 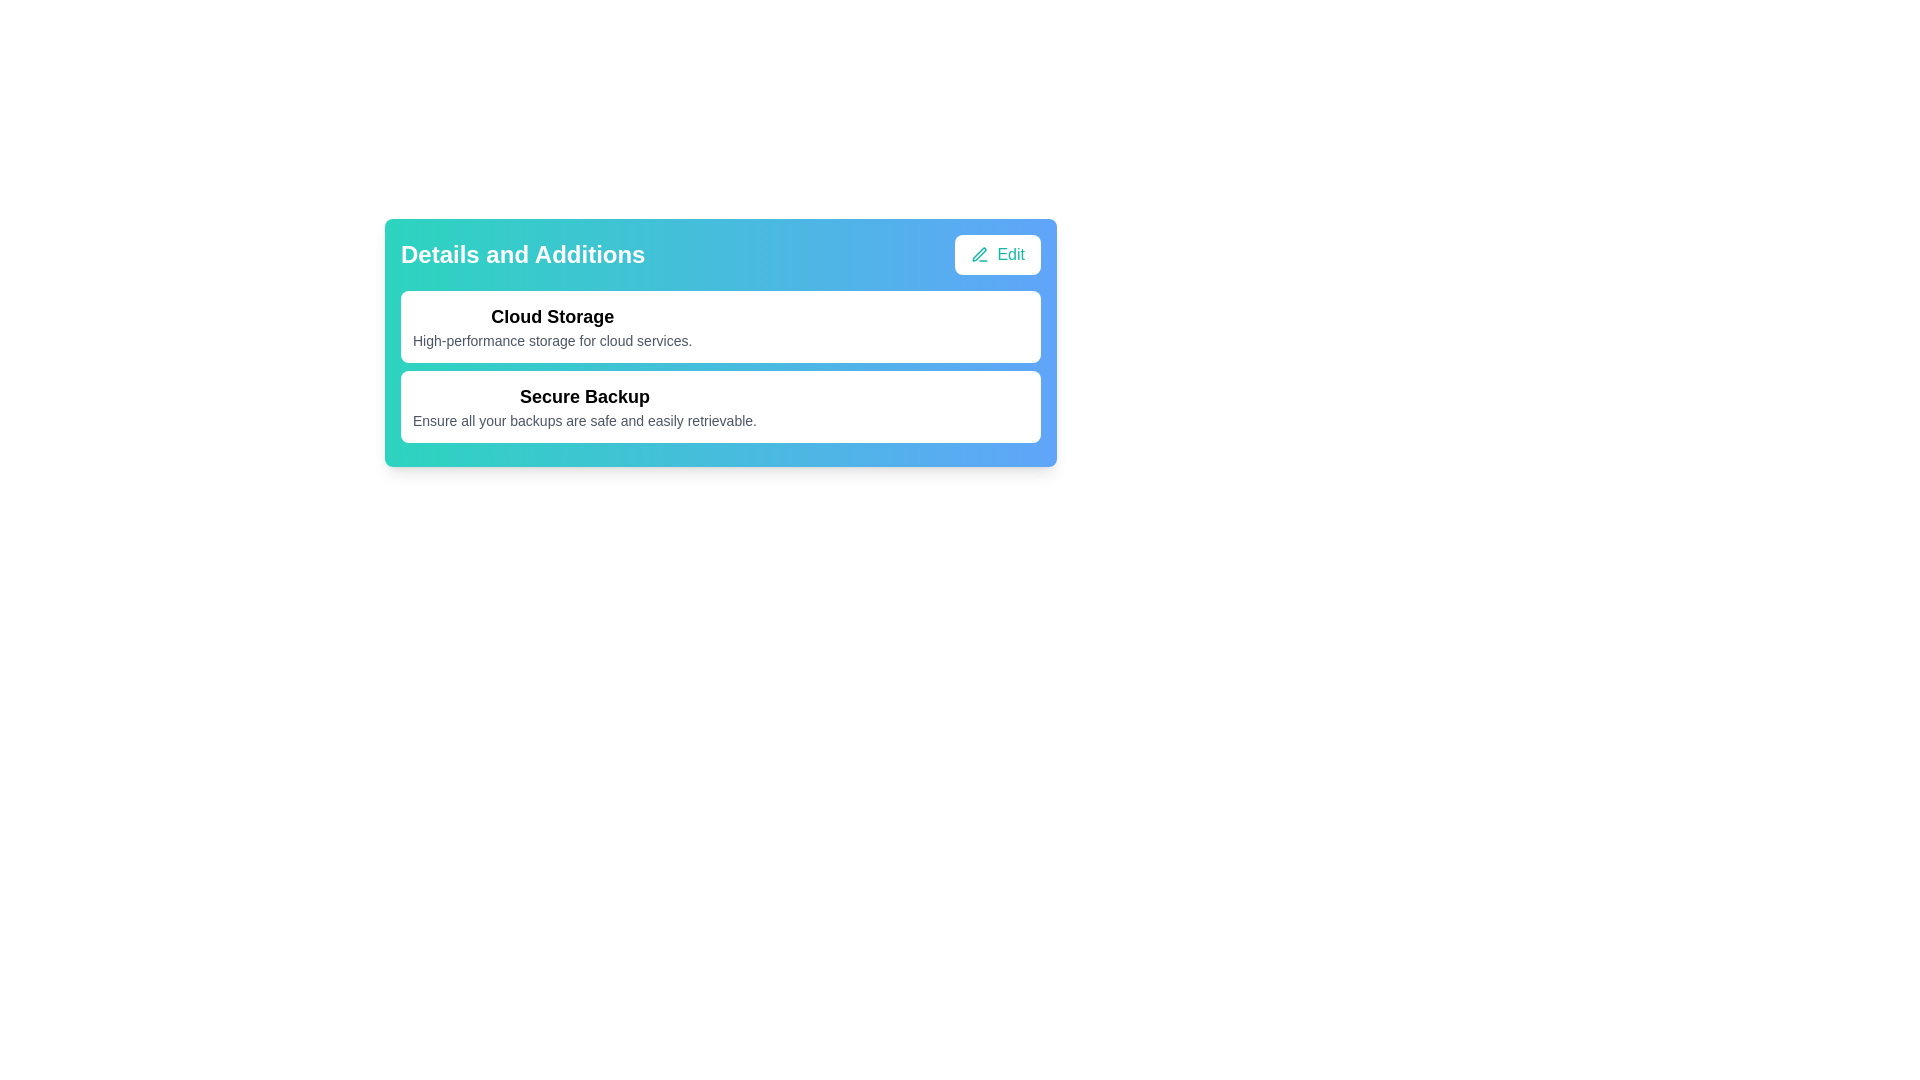 I want to click on the text label located, so click(x=1011, y=253).